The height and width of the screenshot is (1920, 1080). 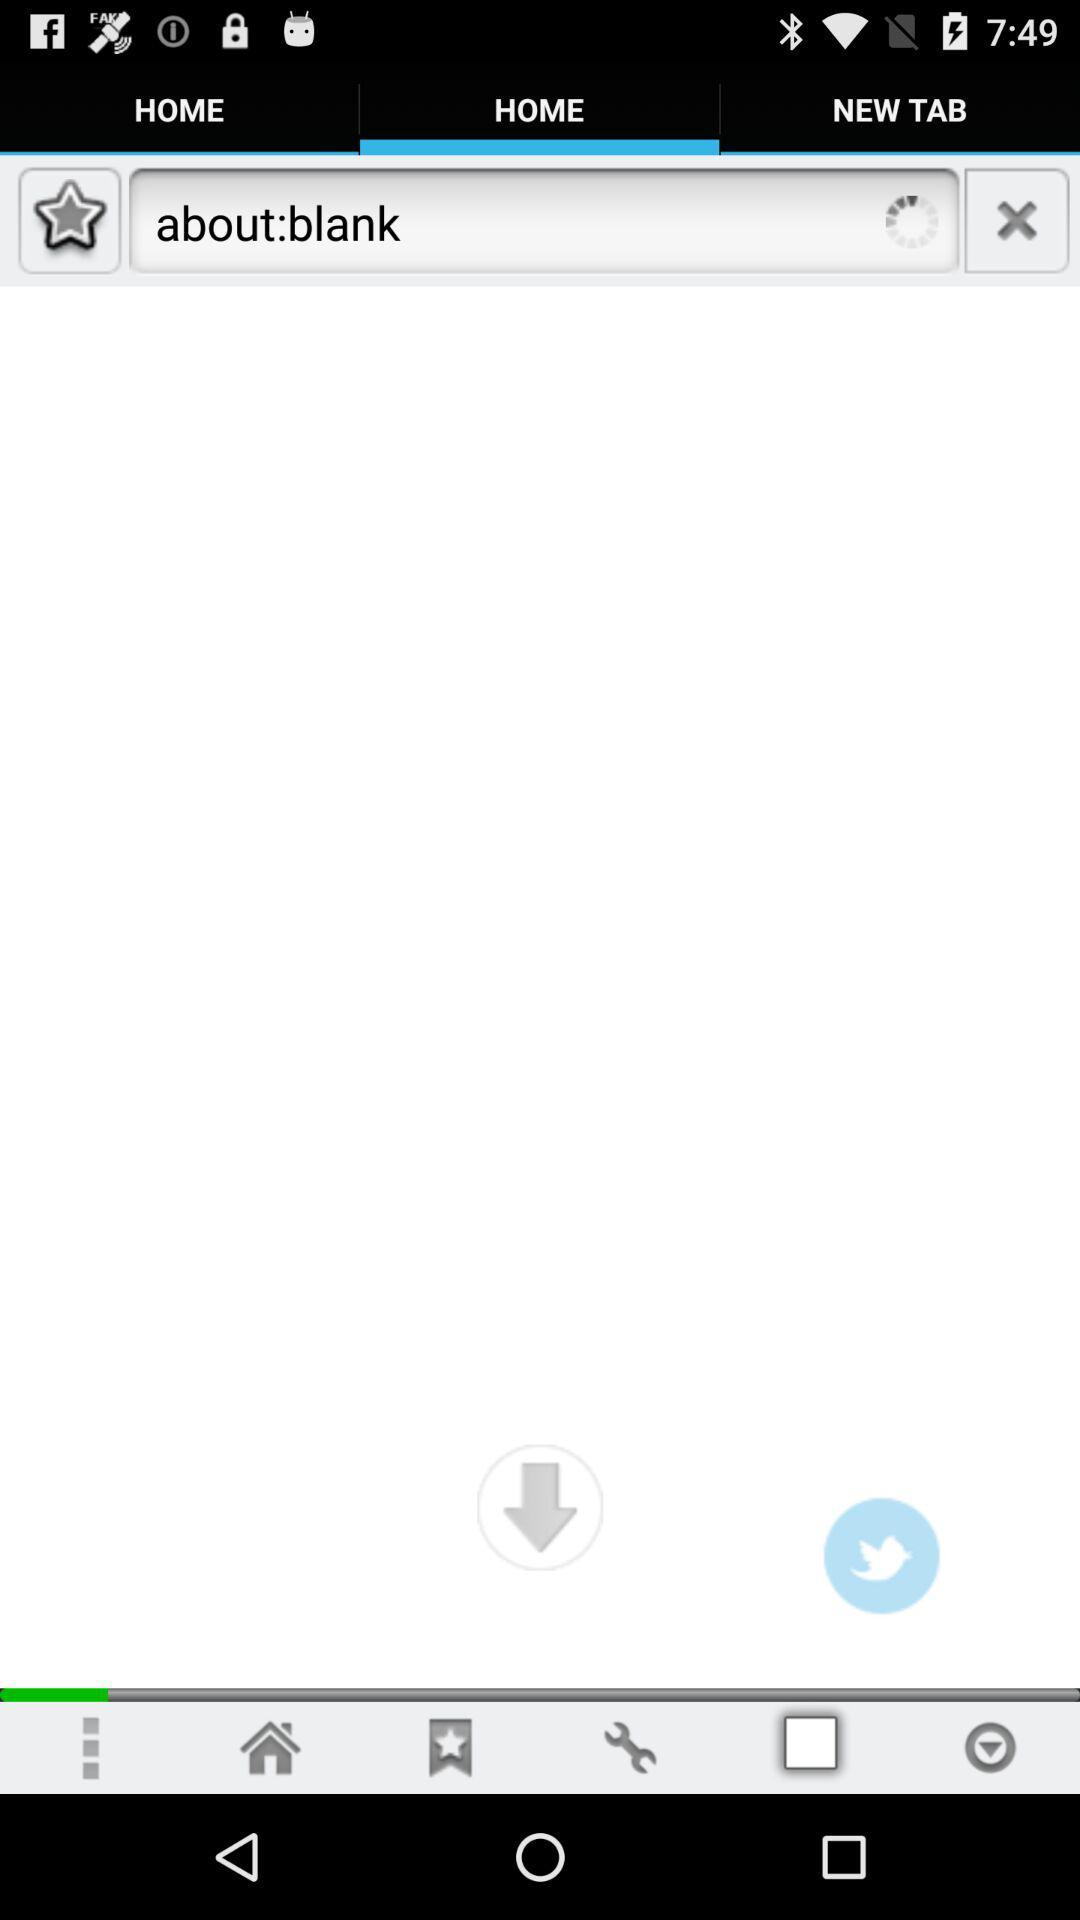 I want to click on the arrow_downward icon, so click(x=540, y=1613).